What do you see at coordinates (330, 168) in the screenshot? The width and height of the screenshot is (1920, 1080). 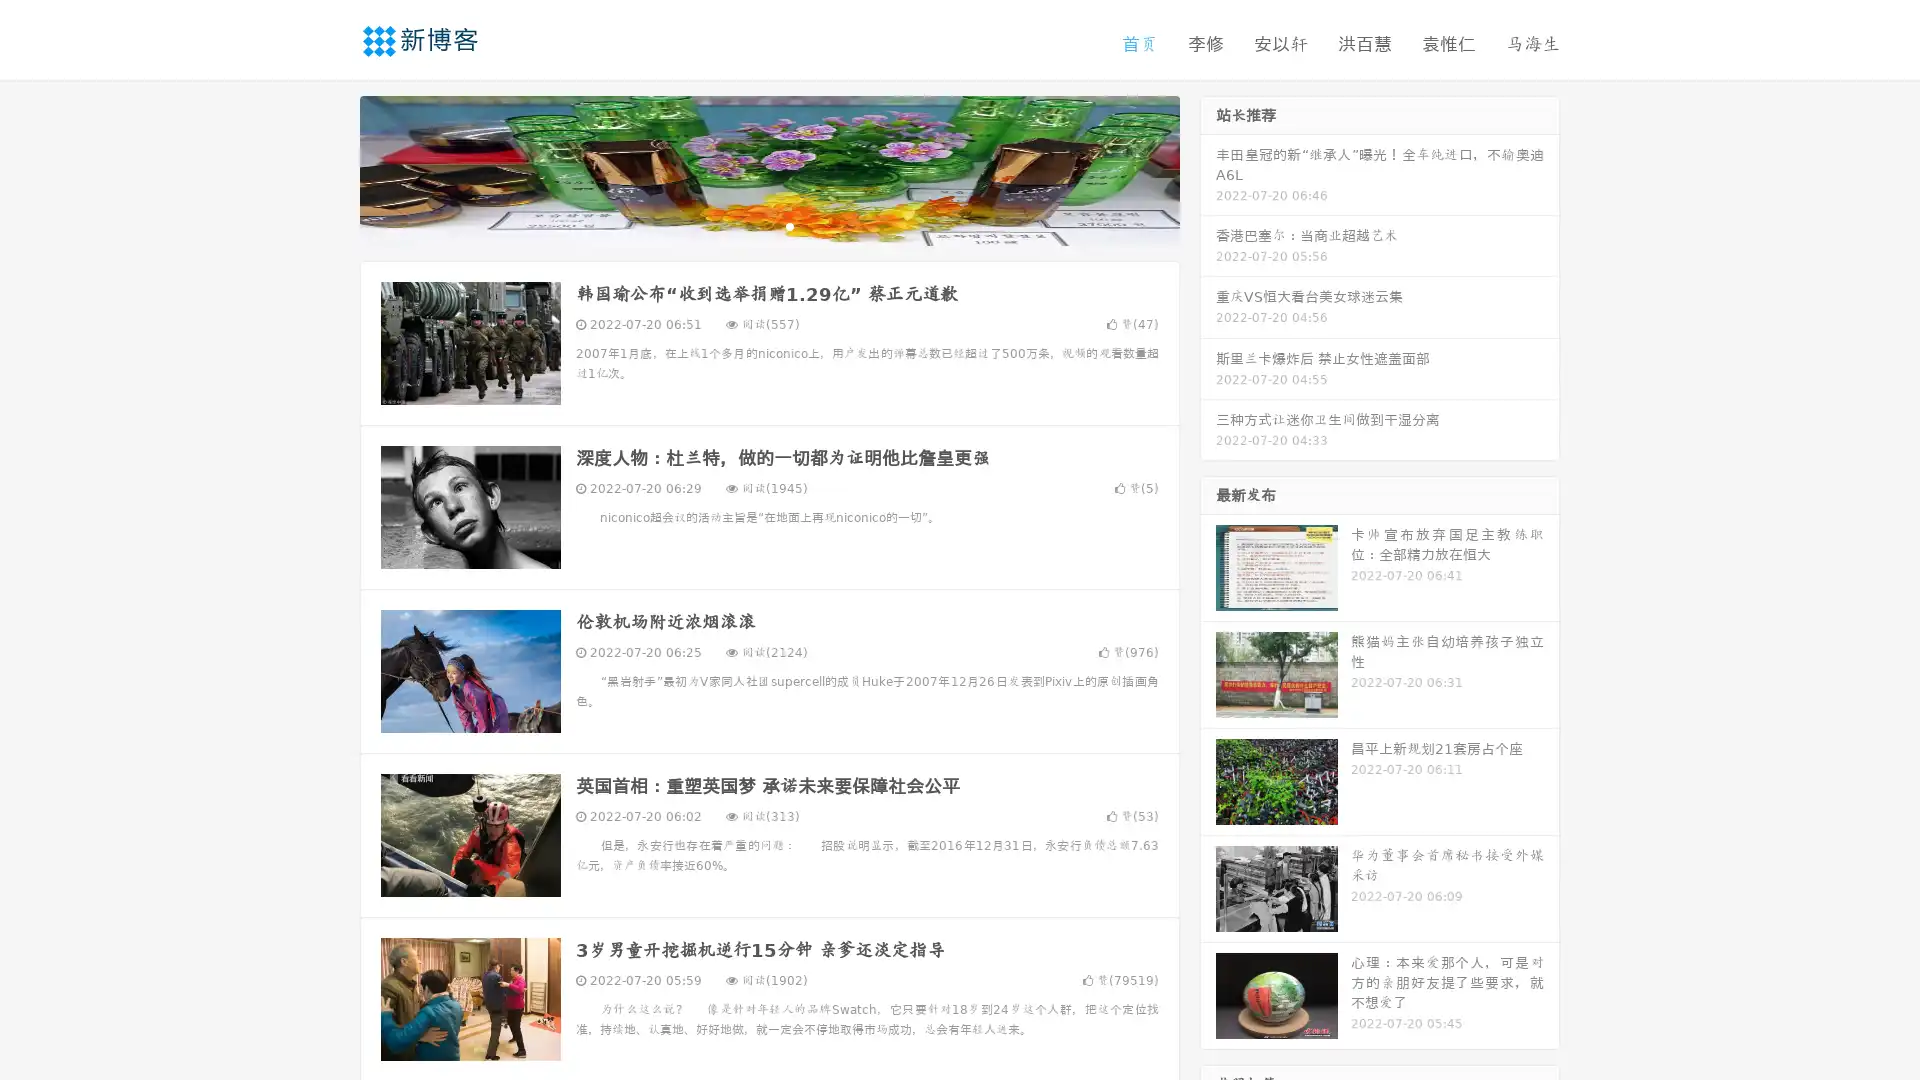 I see `Previous slide` at bounding box center [330, 168].